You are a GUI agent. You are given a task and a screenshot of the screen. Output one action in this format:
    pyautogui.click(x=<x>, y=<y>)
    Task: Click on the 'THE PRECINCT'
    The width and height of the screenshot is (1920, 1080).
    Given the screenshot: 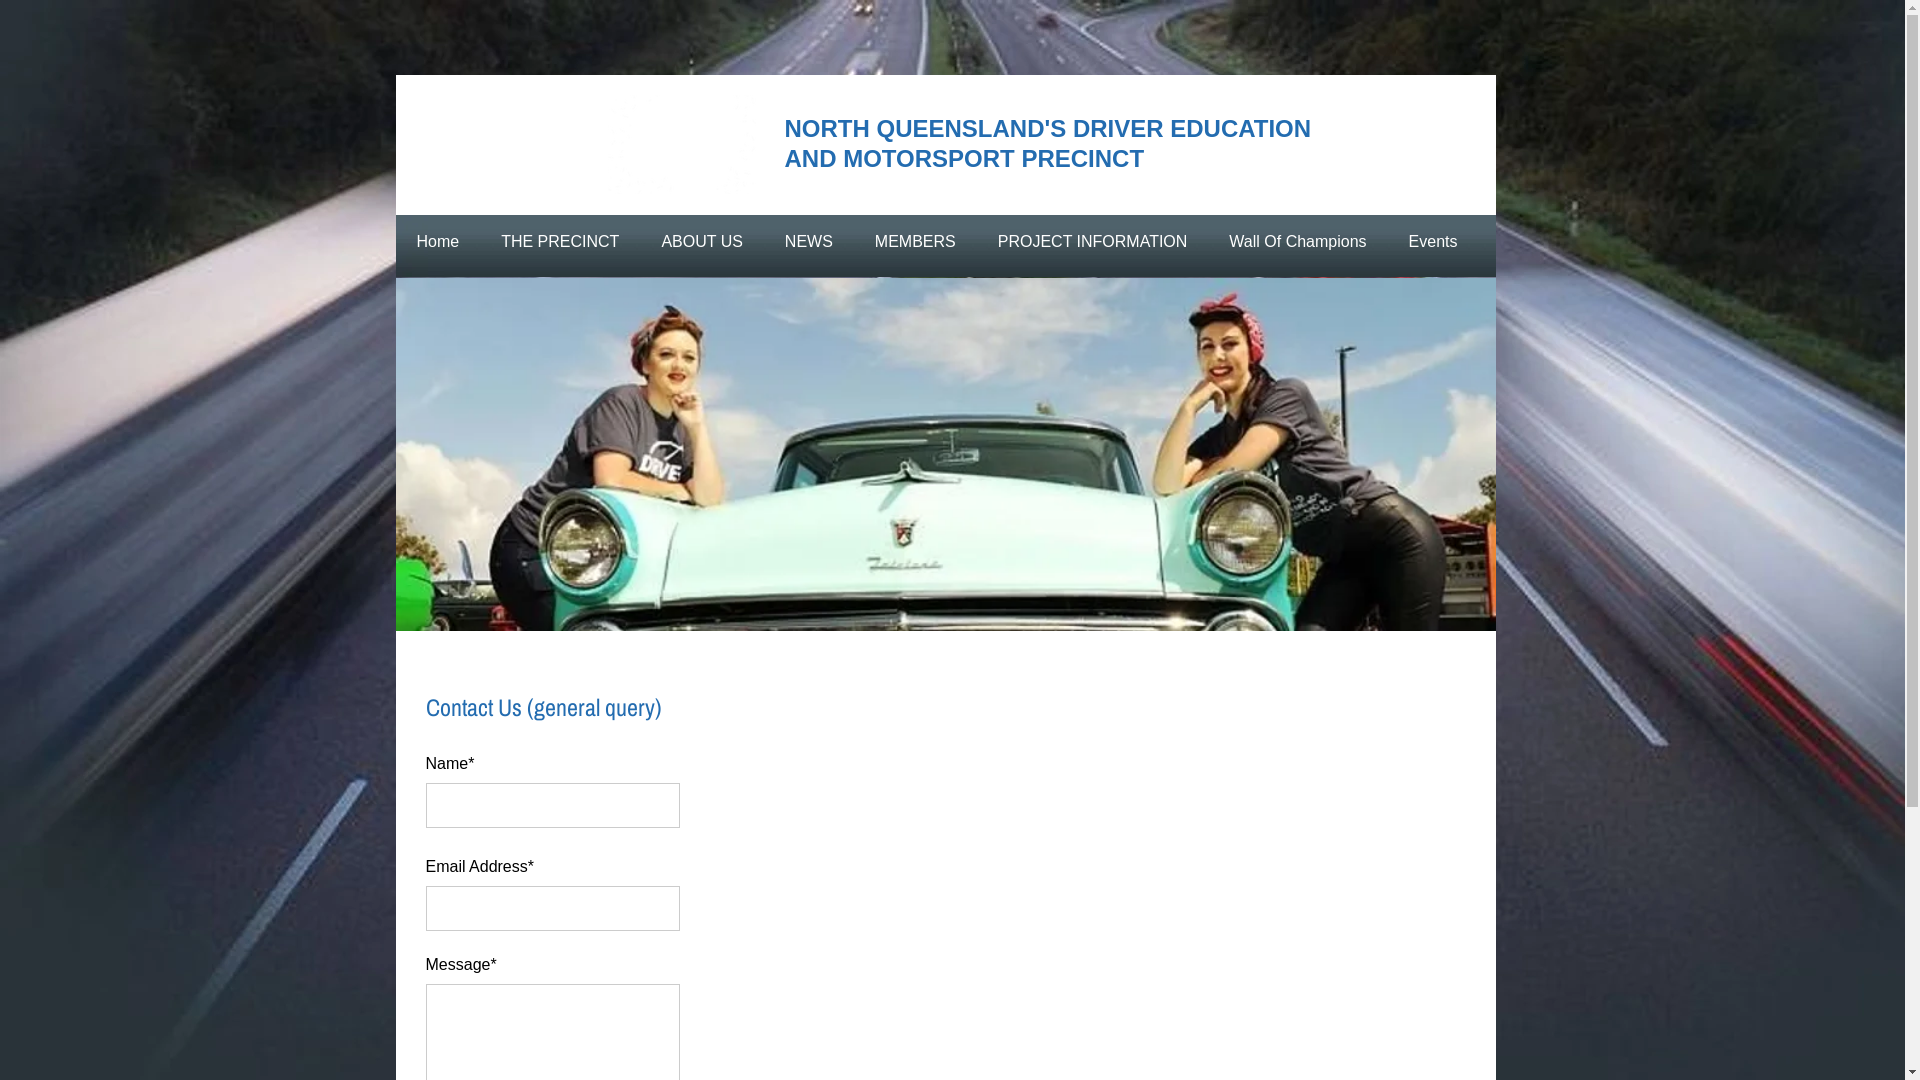 What is the action you would take?
    pyautogui.click(x=560, y=241)
    